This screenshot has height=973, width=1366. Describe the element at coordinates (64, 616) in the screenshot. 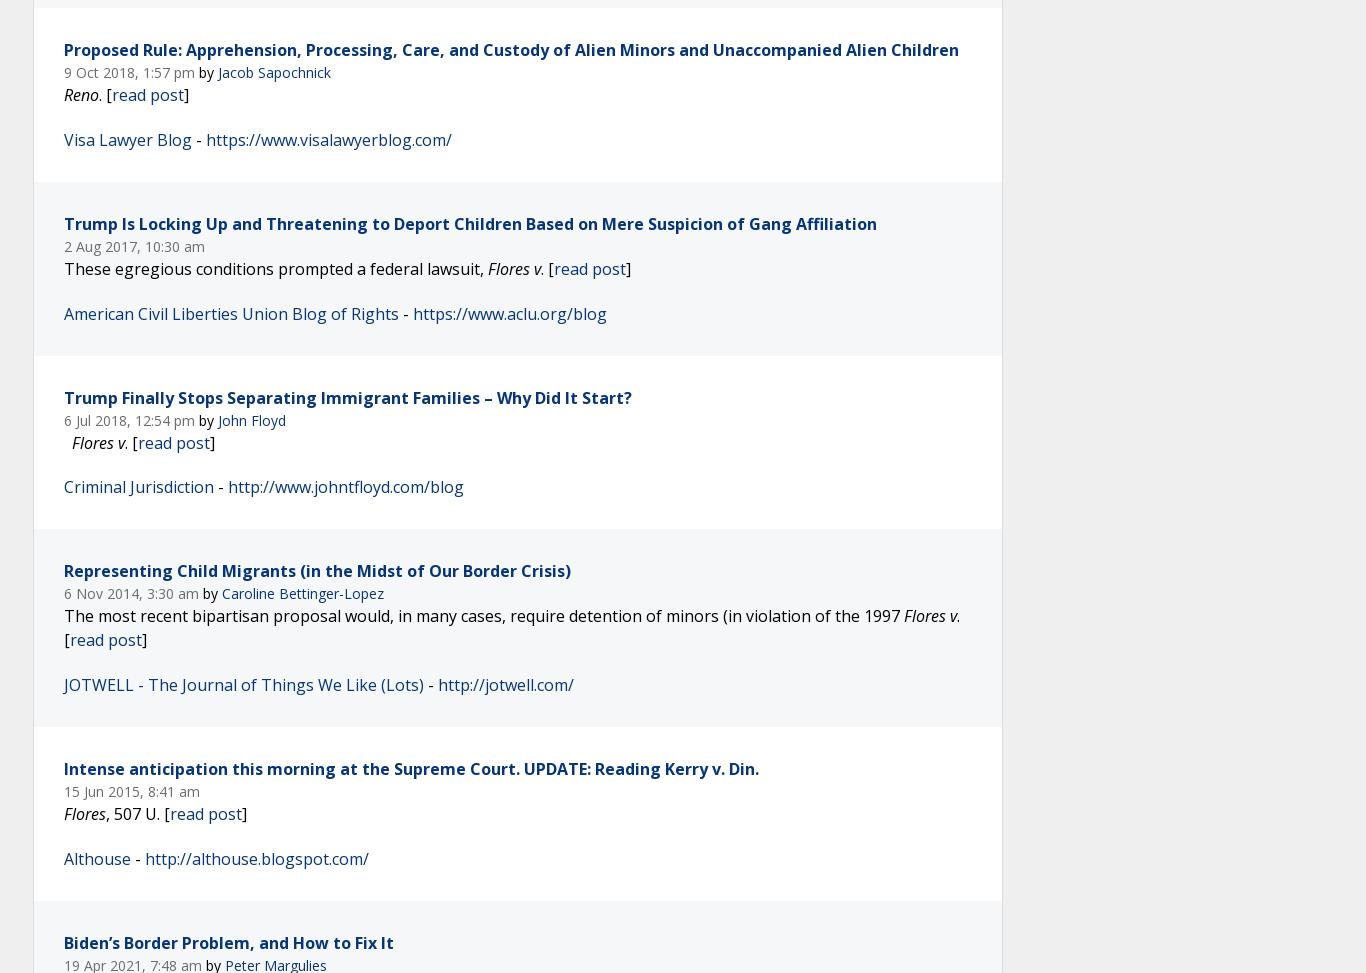

I see `'The most recent bipartisan proposal would, in many cases, require detention of minors (in violation of the 1997'` at that location.